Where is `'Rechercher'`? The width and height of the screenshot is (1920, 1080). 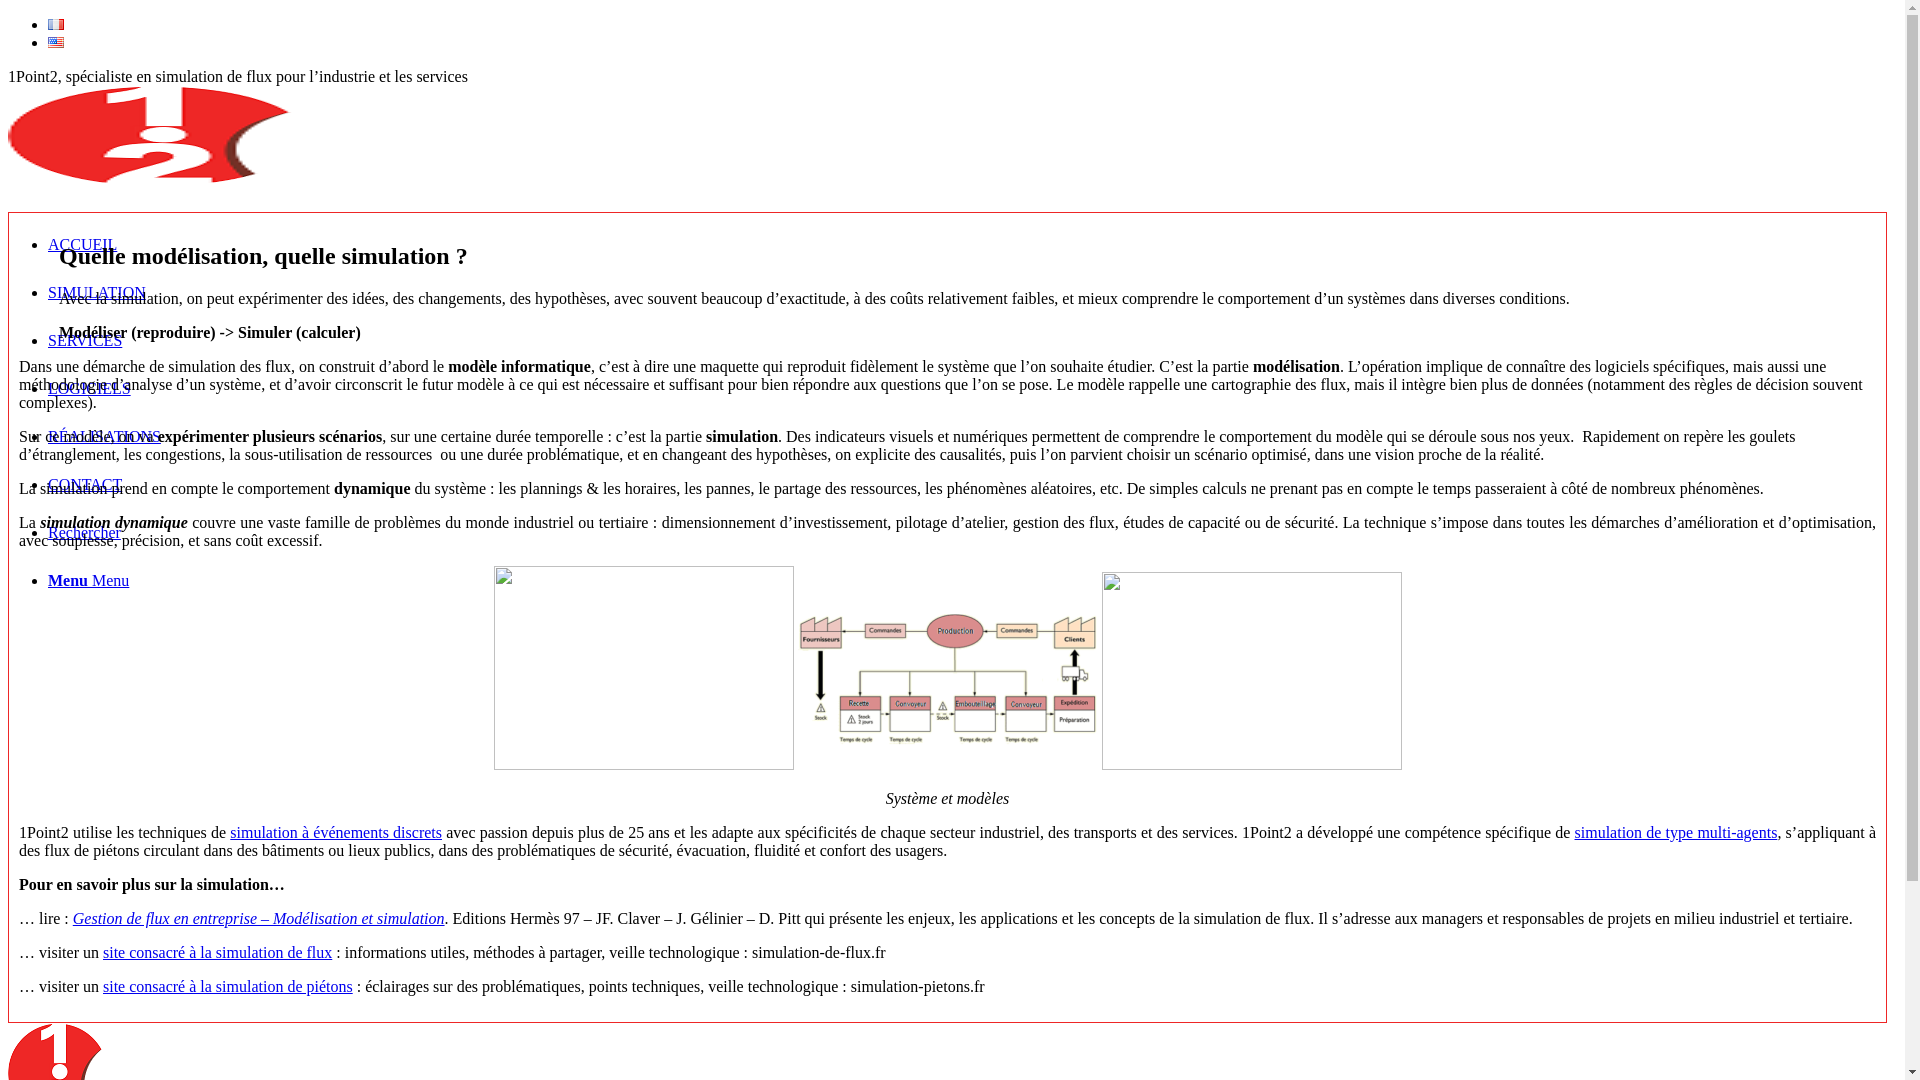
'Rechercher' is located at coordinates (83, 531).